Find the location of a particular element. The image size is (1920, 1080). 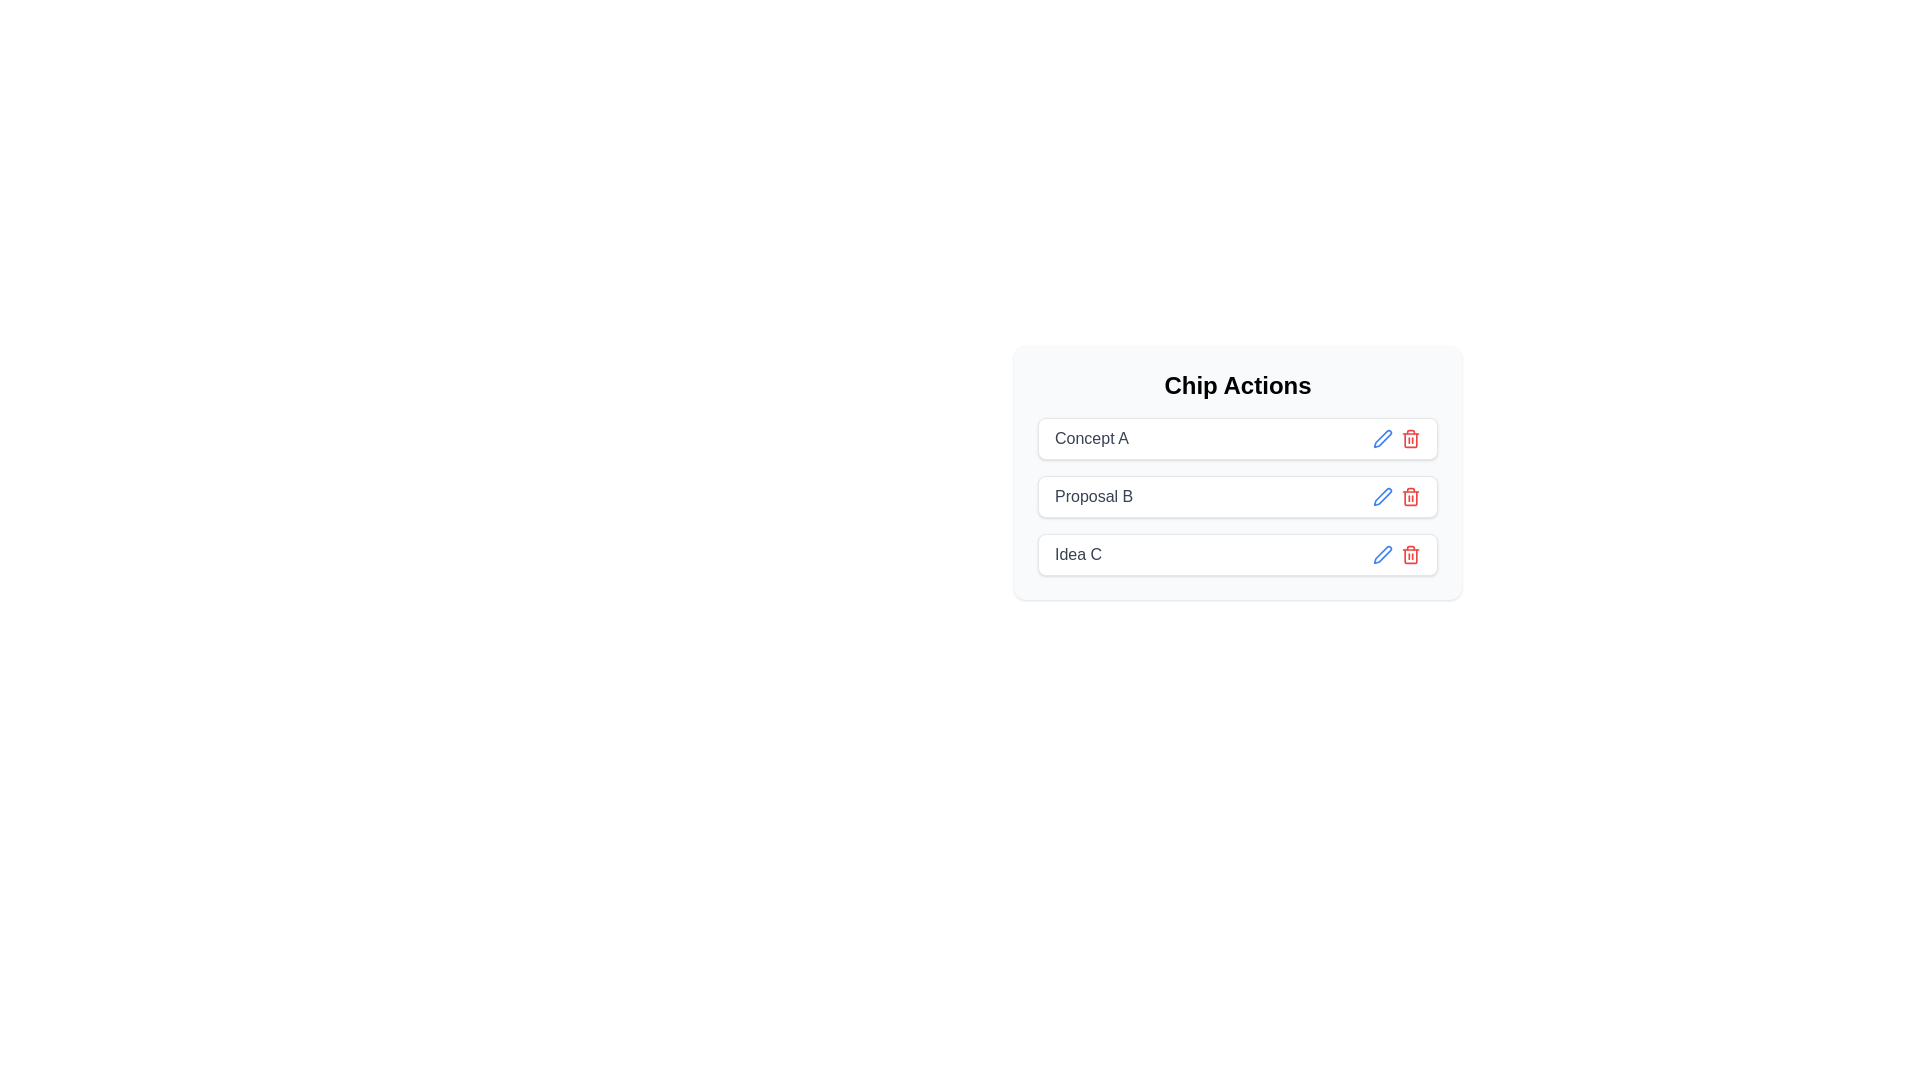

delete button next to the chip labeled Idea C is located at coordinates (1410, 555).